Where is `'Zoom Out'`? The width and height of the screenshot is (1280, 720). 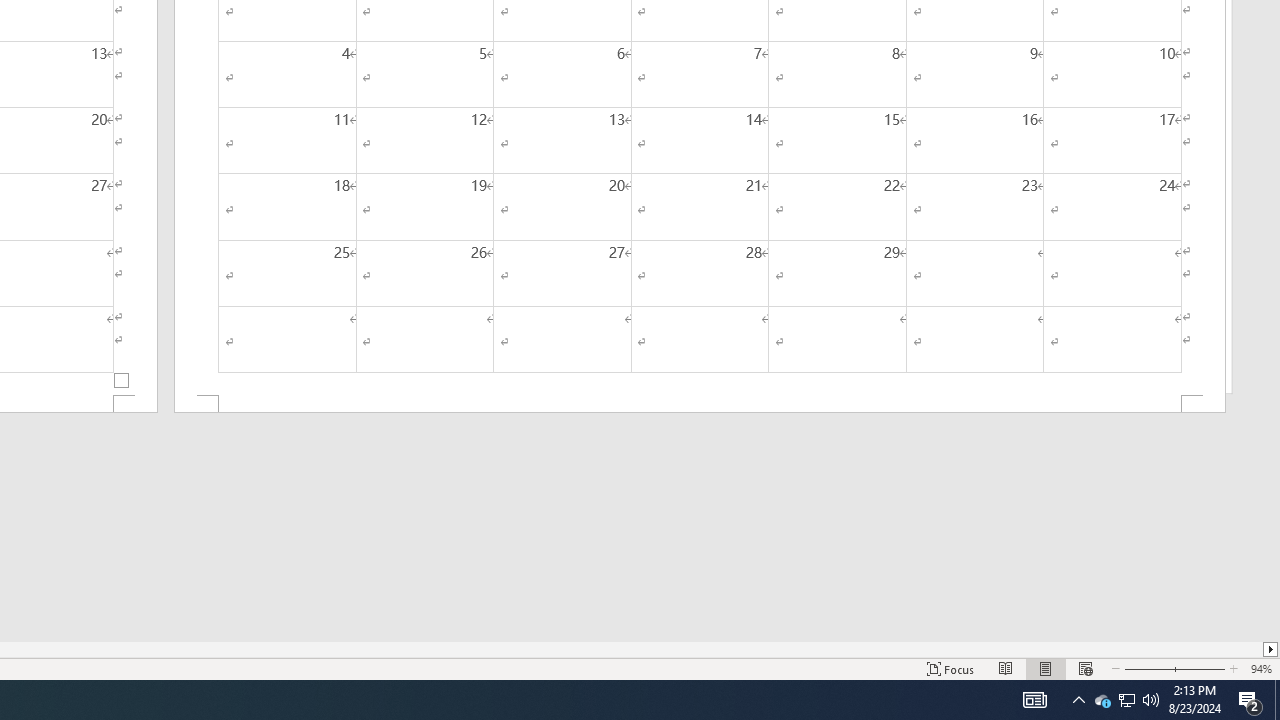
'Zoom Out' is located at coordinates (1147, 669).